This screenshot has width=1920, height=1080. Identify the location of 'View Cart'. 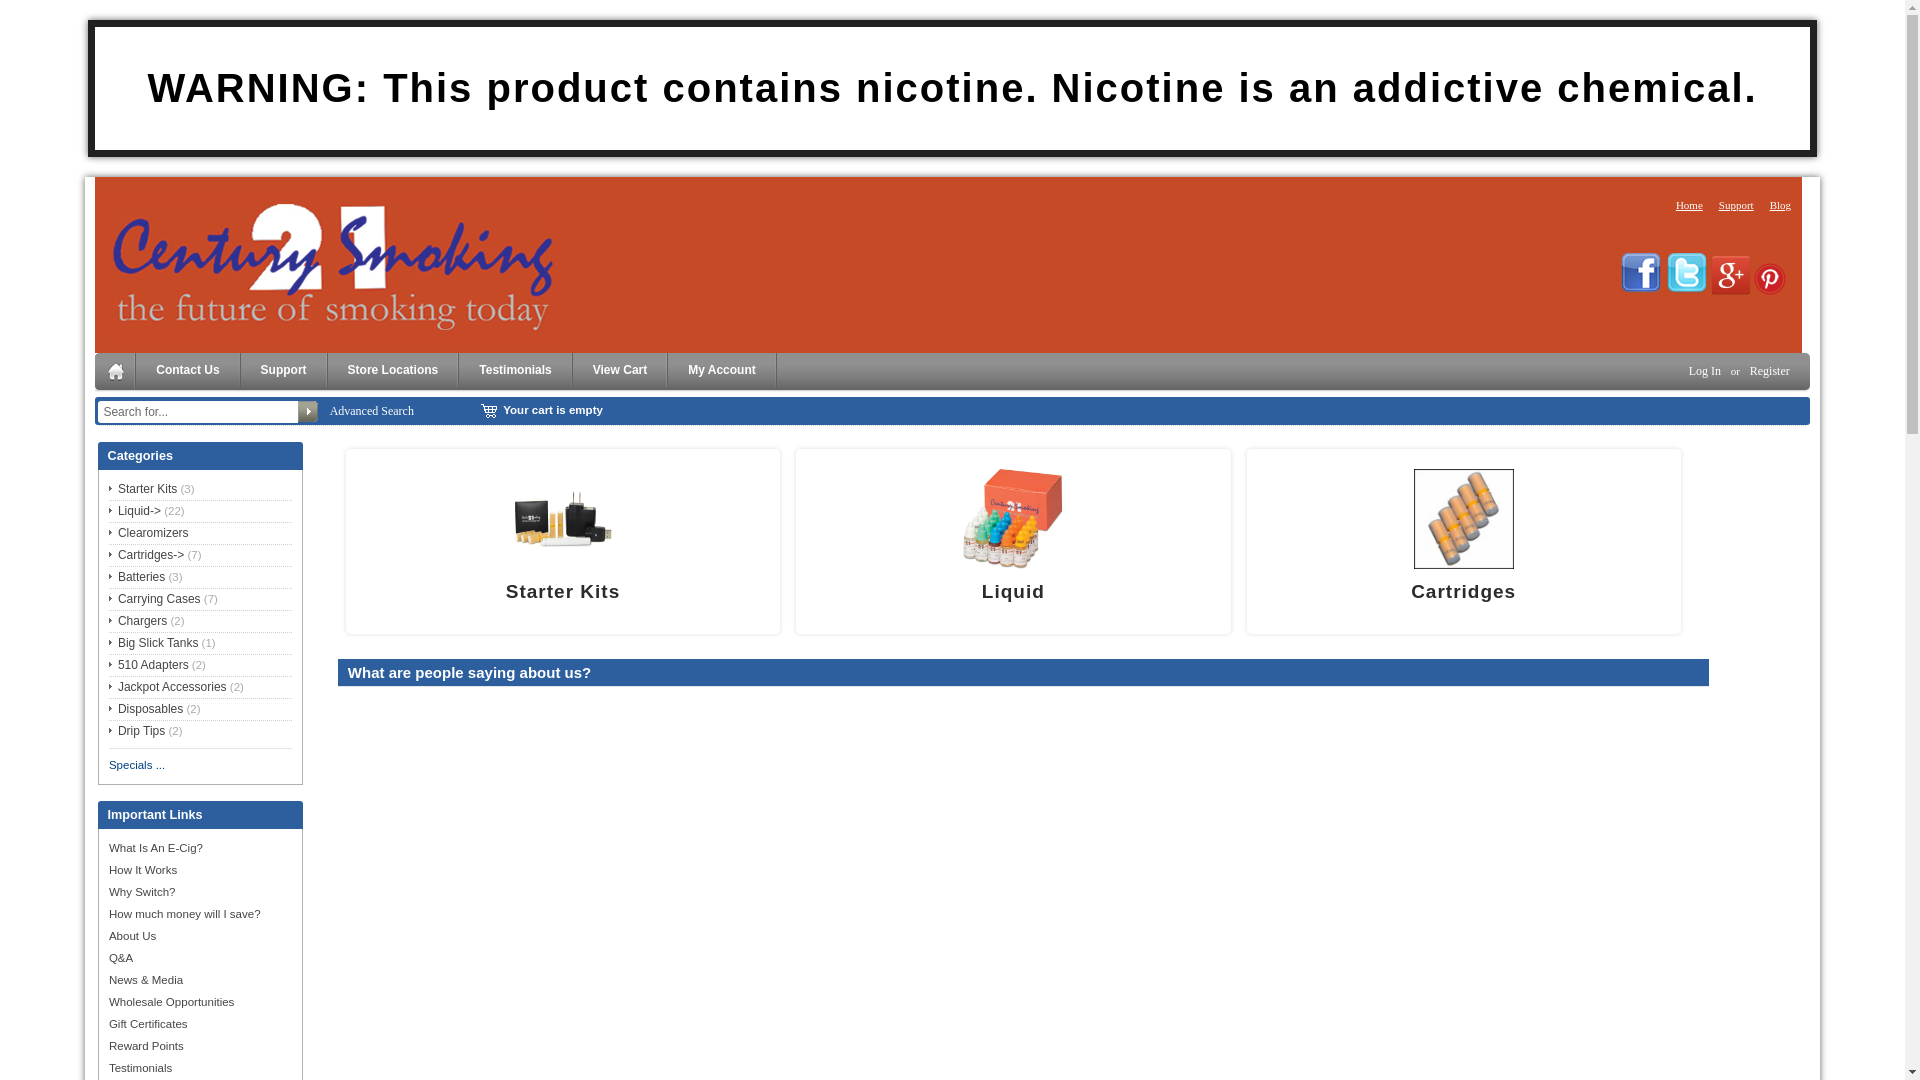
(571, 370).